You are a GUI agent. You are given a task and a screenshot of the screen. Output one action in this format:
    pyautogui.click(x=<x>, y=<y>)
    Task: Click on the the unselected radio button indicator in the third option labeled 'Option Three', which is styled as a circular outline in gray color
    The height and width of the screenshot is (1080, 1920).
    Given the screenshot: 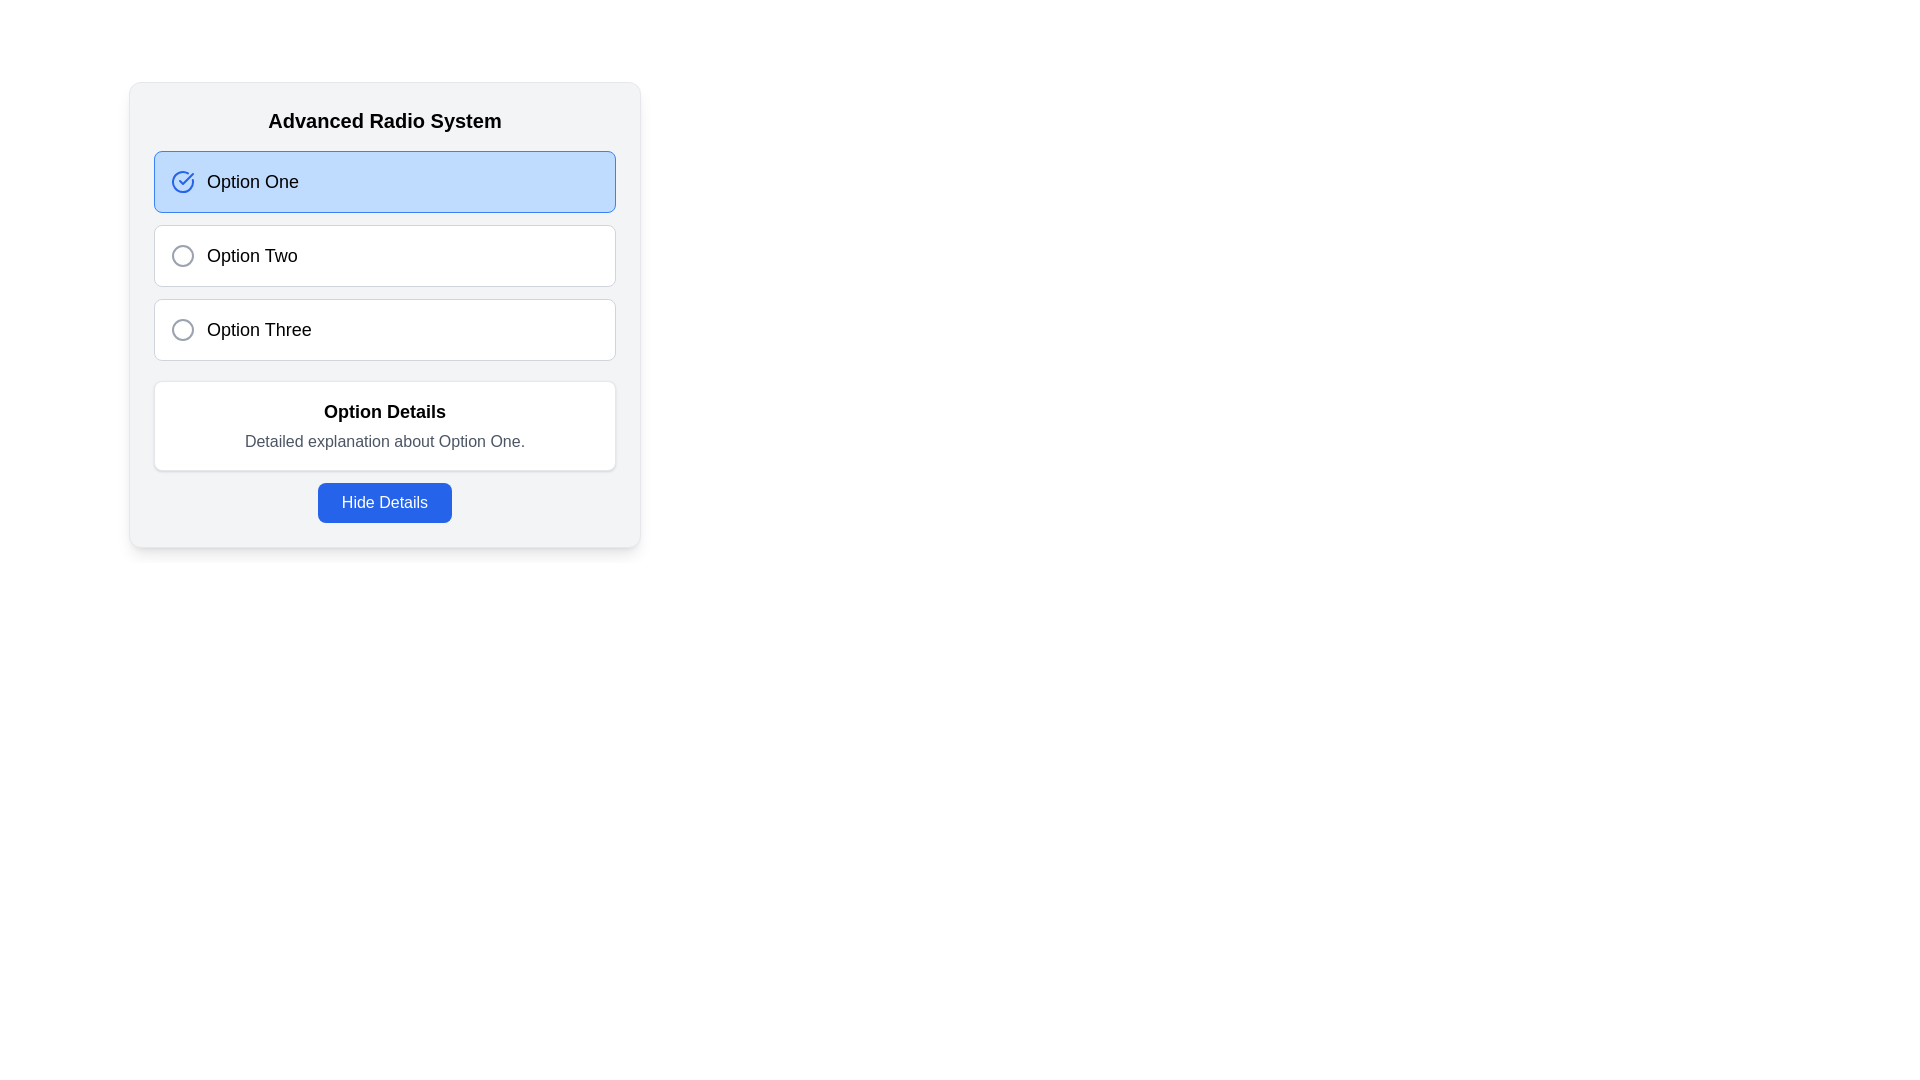 What is the action you would take?
    pyautogui.click(x=182, y=329)
    